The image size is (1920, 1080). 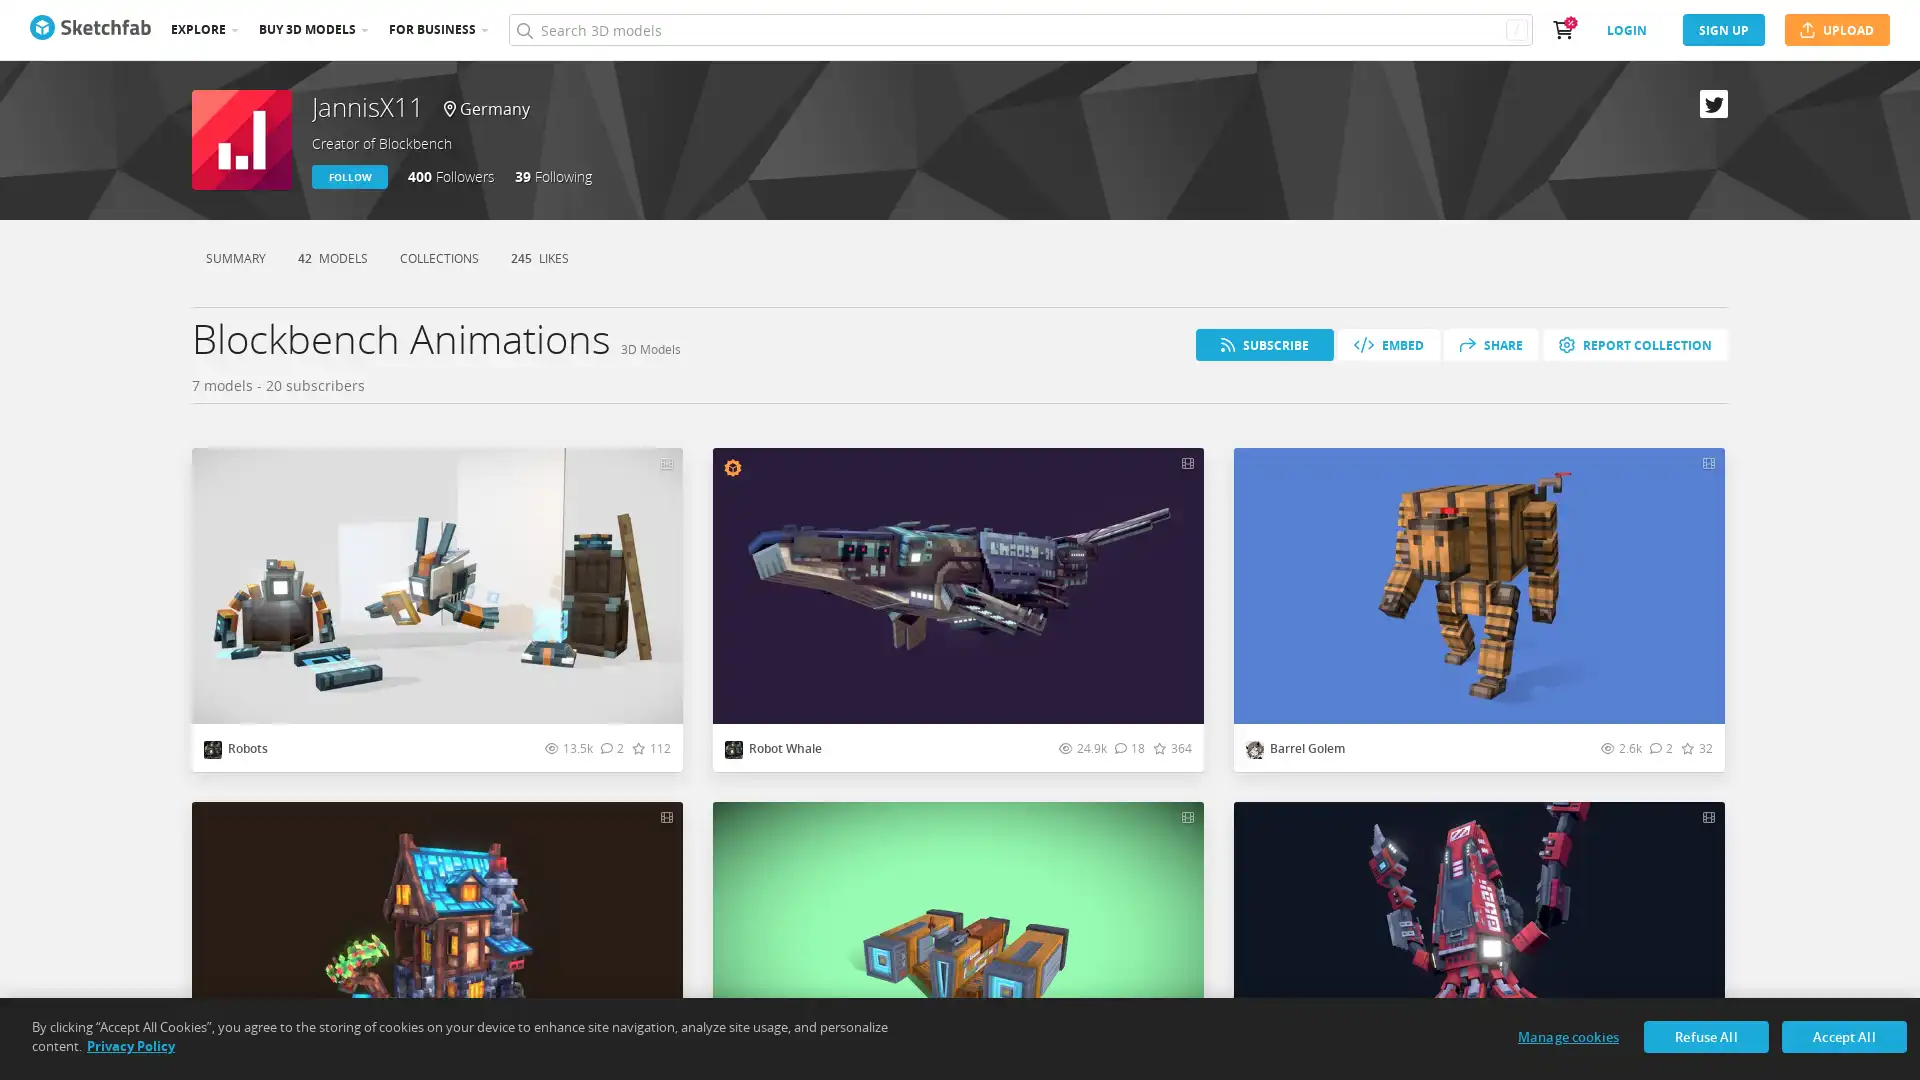 What do you see at coordinates (1387, 343) in the screenshot?
I see `EMBED` at bounding box center [1387, 343].